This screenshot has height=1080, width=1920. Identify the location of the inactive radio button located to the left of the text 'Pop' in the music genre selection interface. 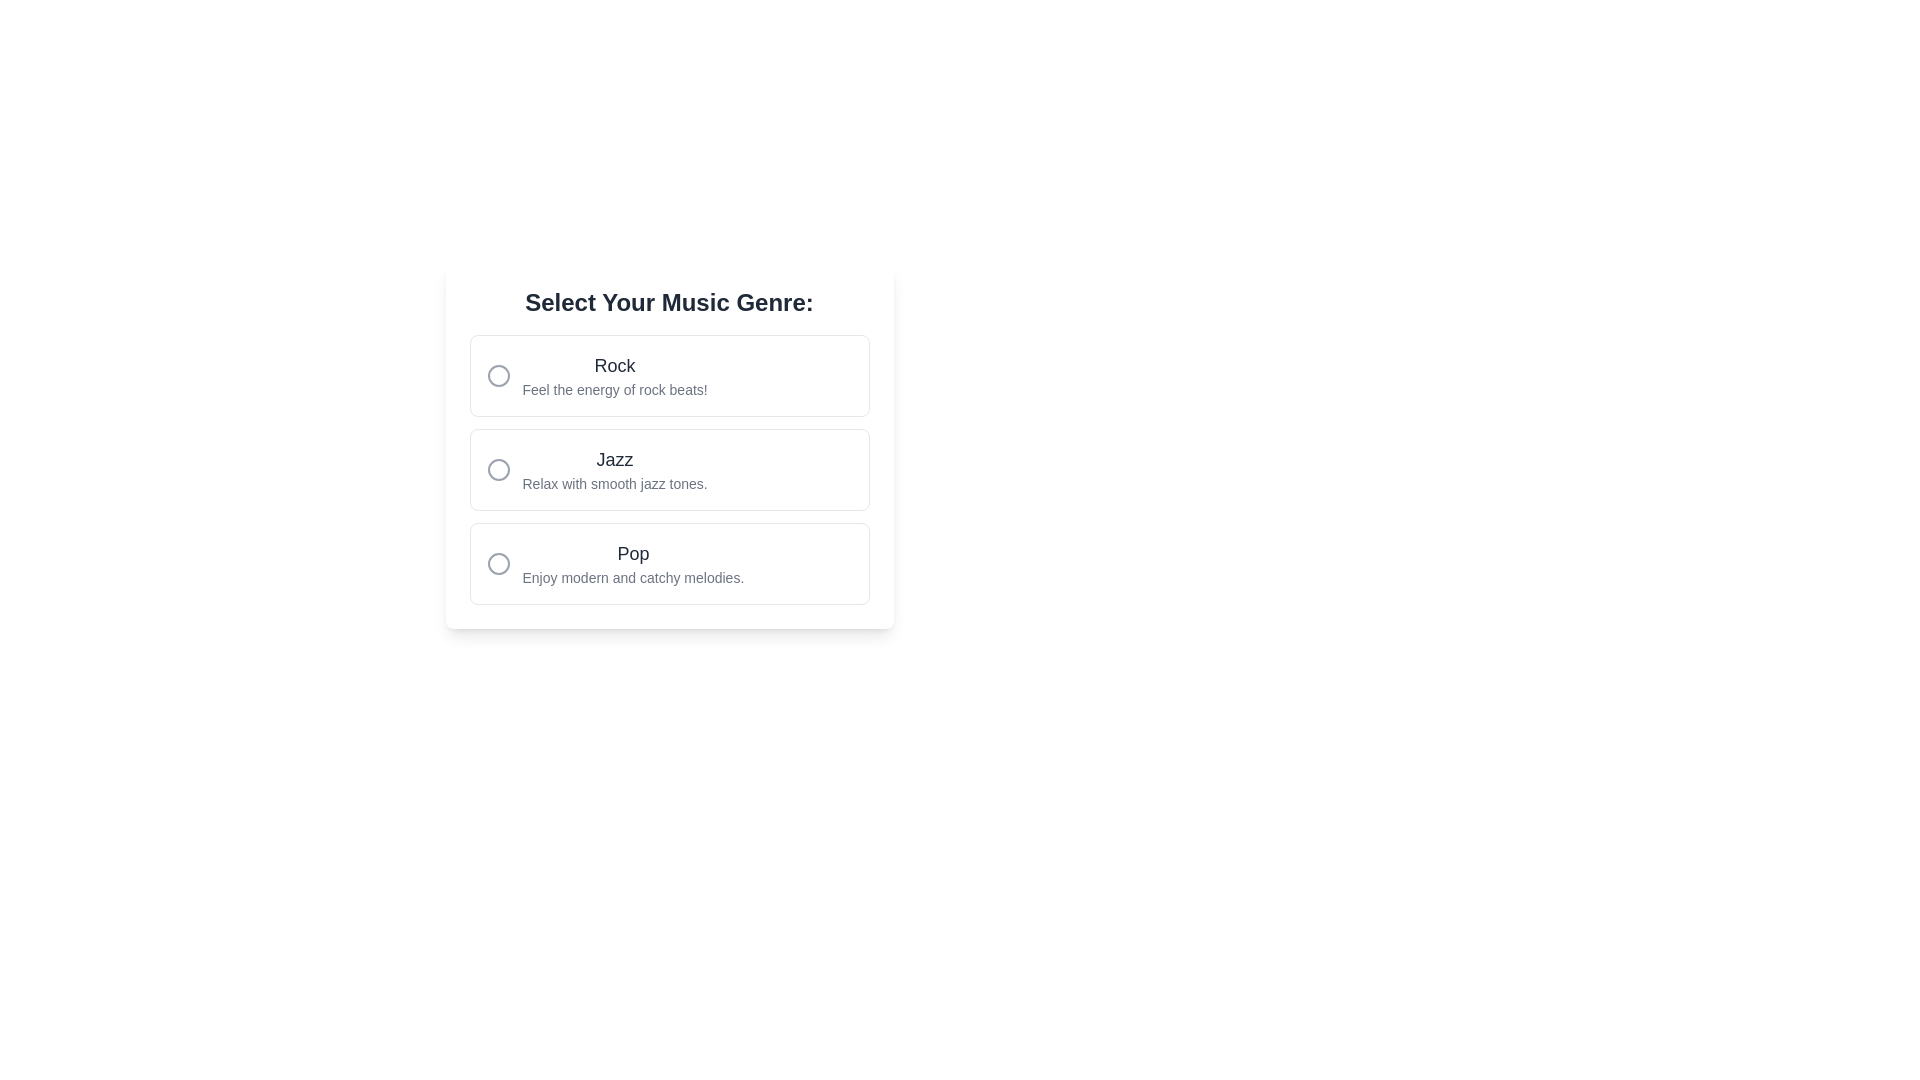
(498, 563).